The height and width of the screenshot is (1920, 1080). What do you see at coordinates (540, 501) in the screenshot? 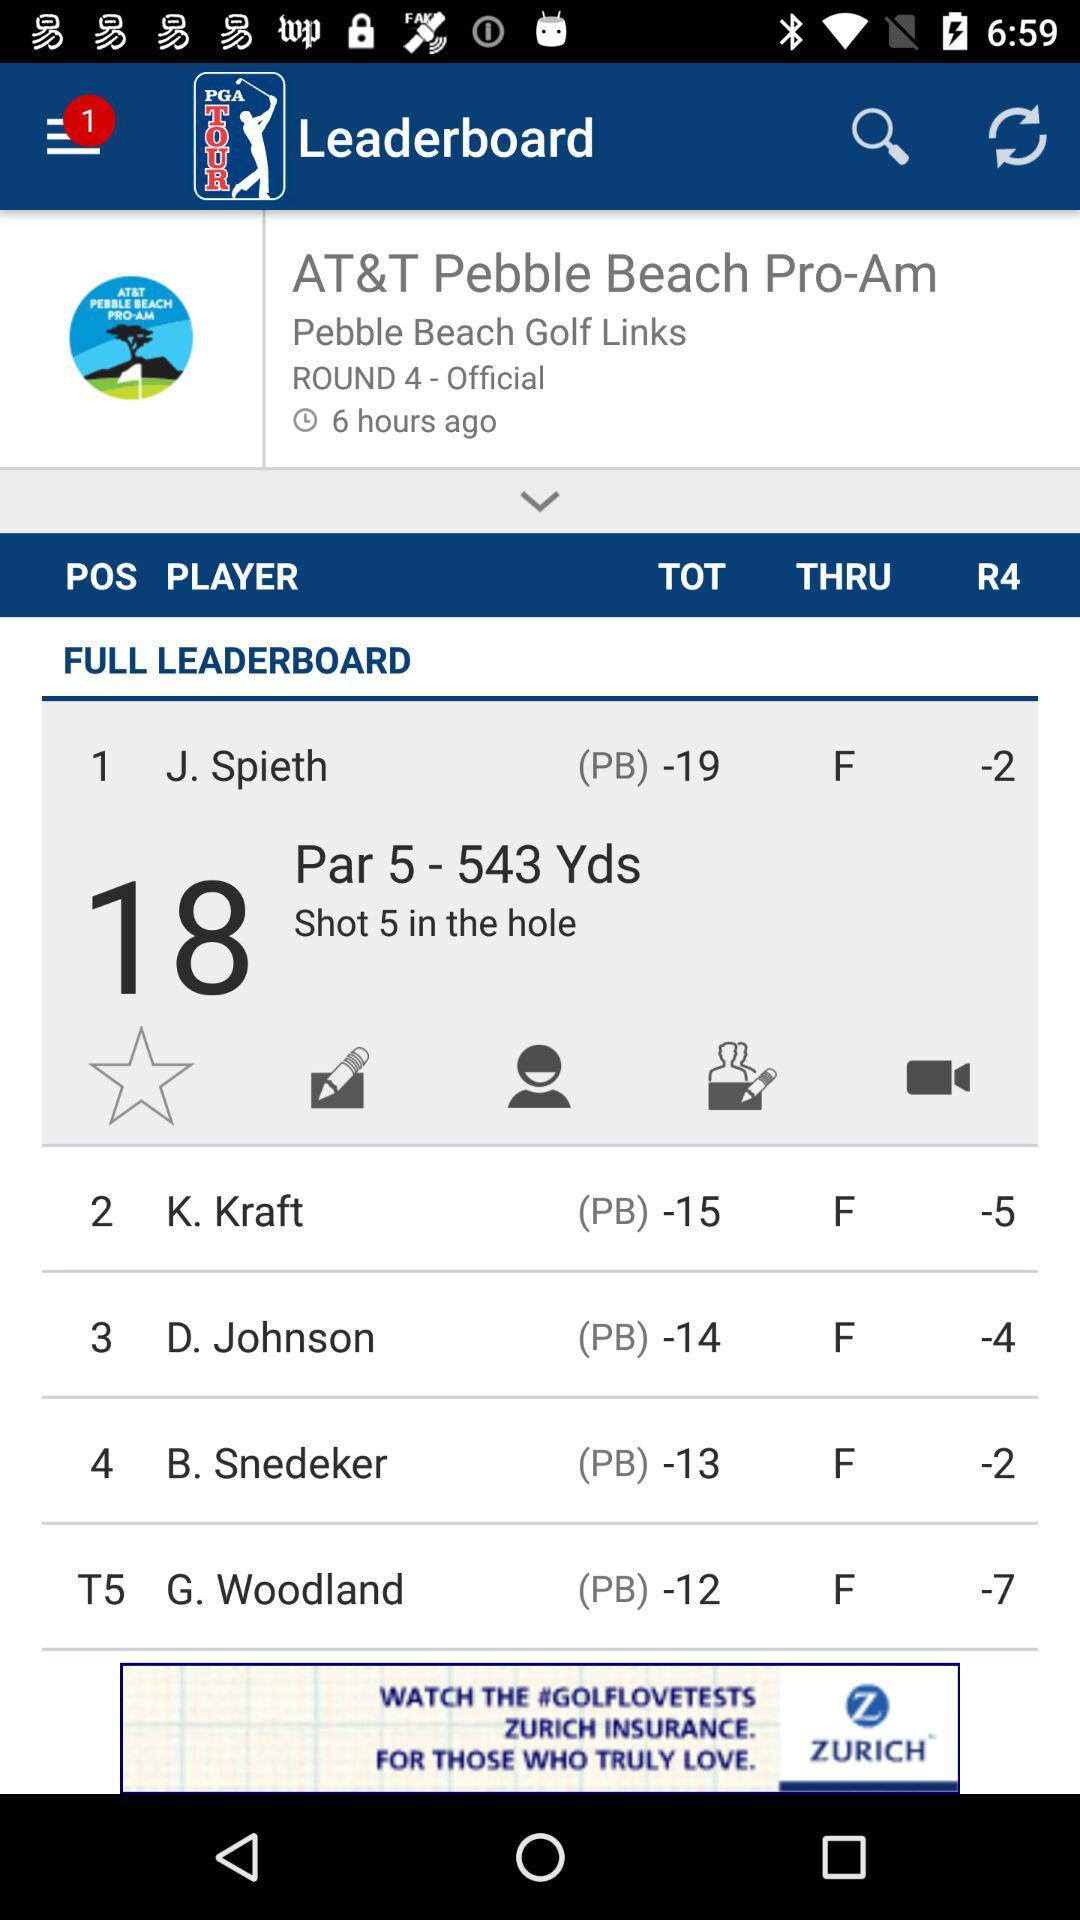
I see `more` at bounding box center [540, 501].